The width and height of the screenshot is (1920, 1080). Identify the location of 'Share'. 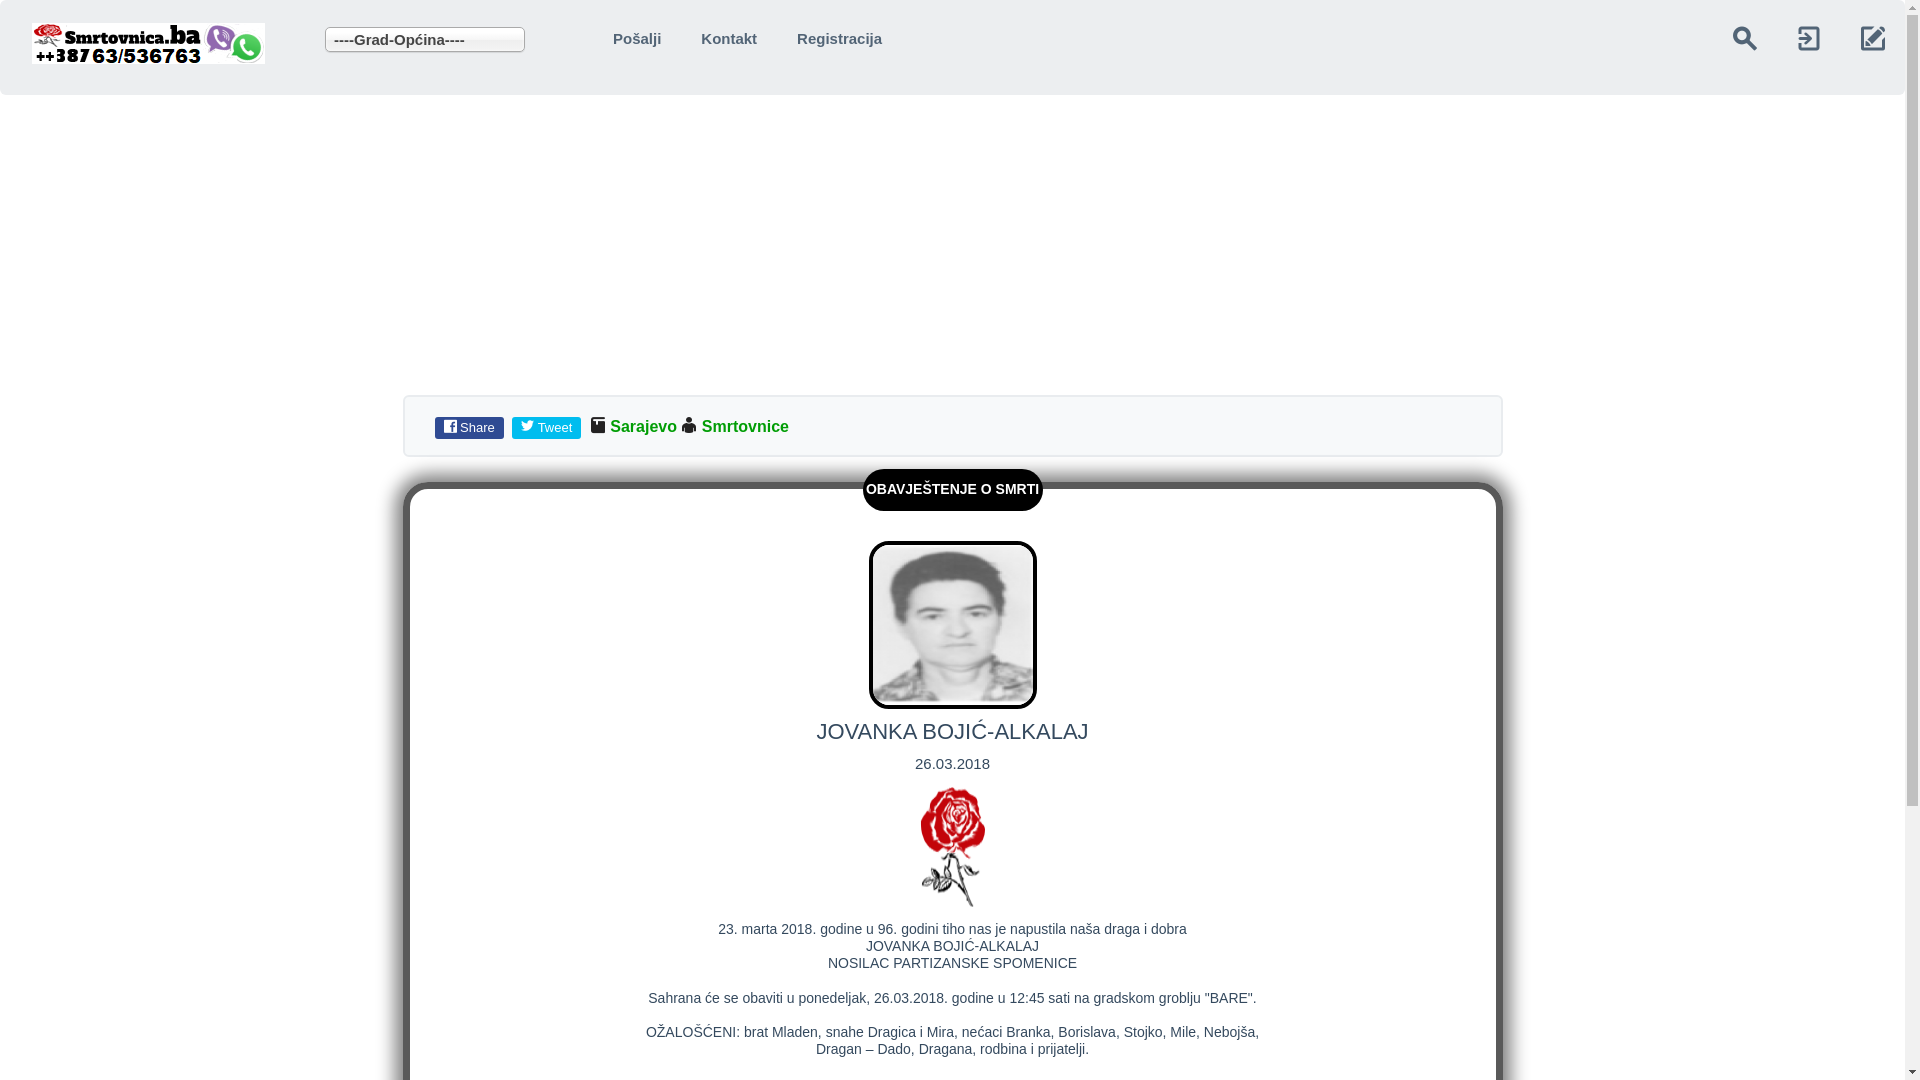
(472, 425).